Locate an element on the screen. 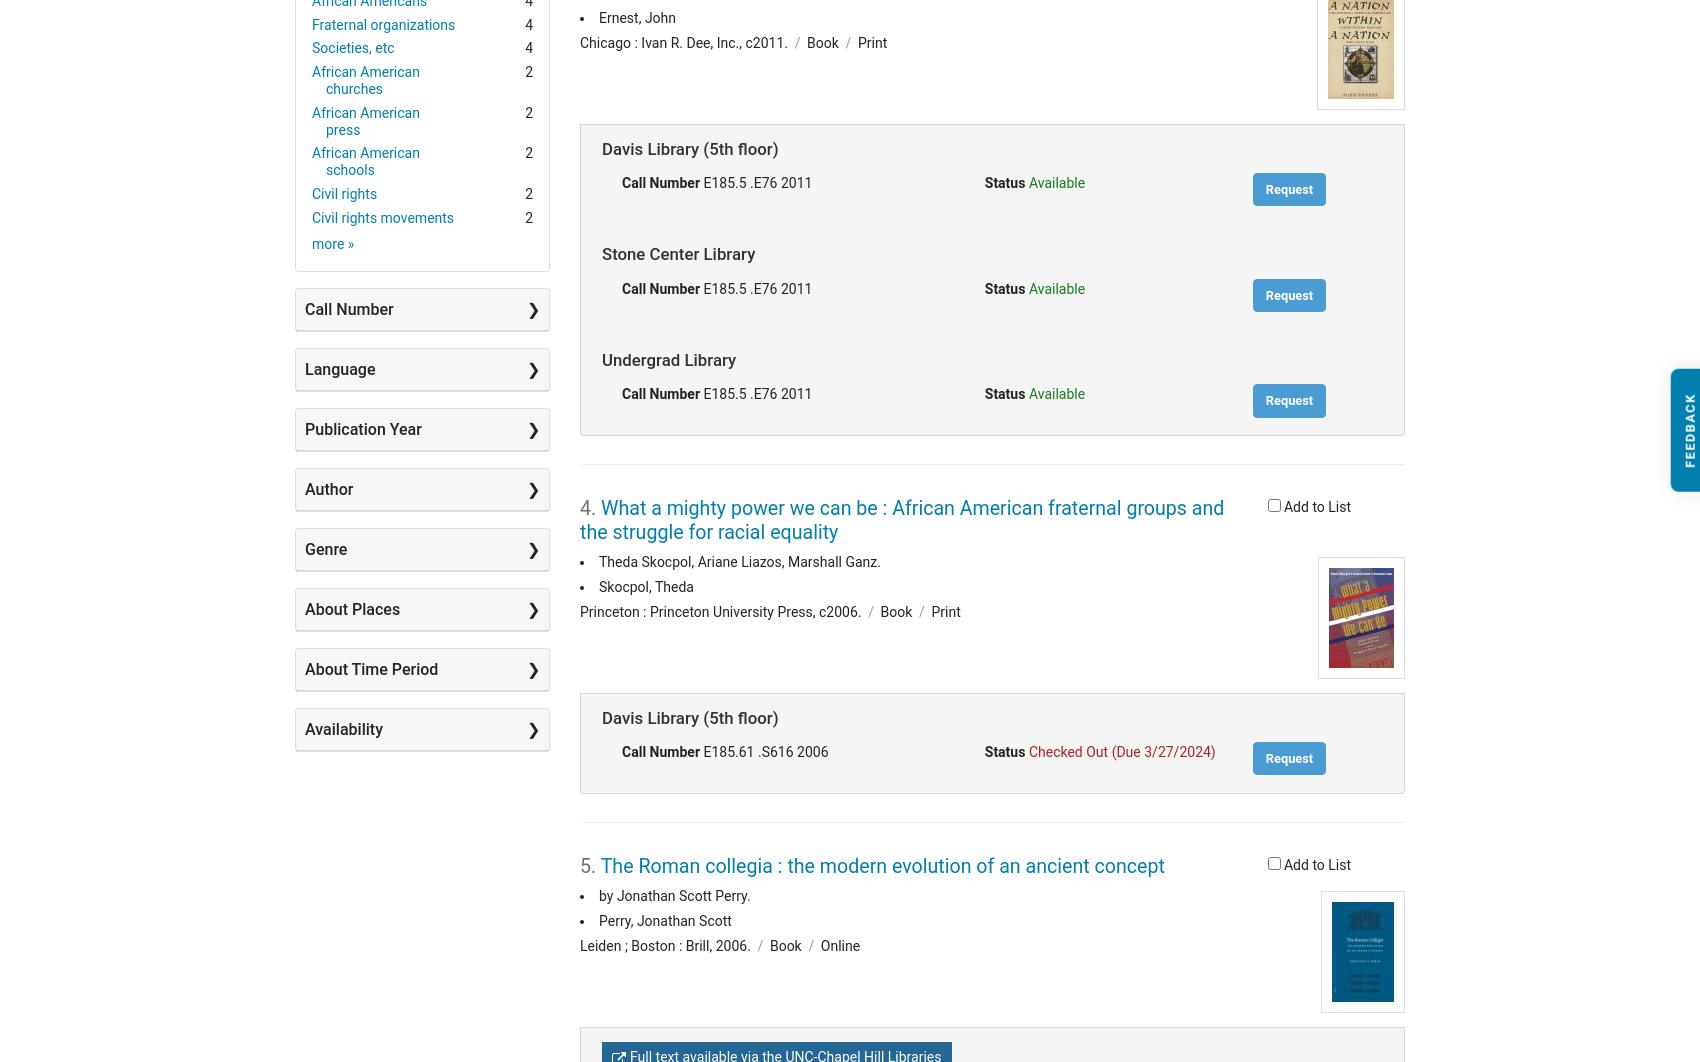 The image size is (1700, 1062). '5.' is located at coordinates (589, 864).